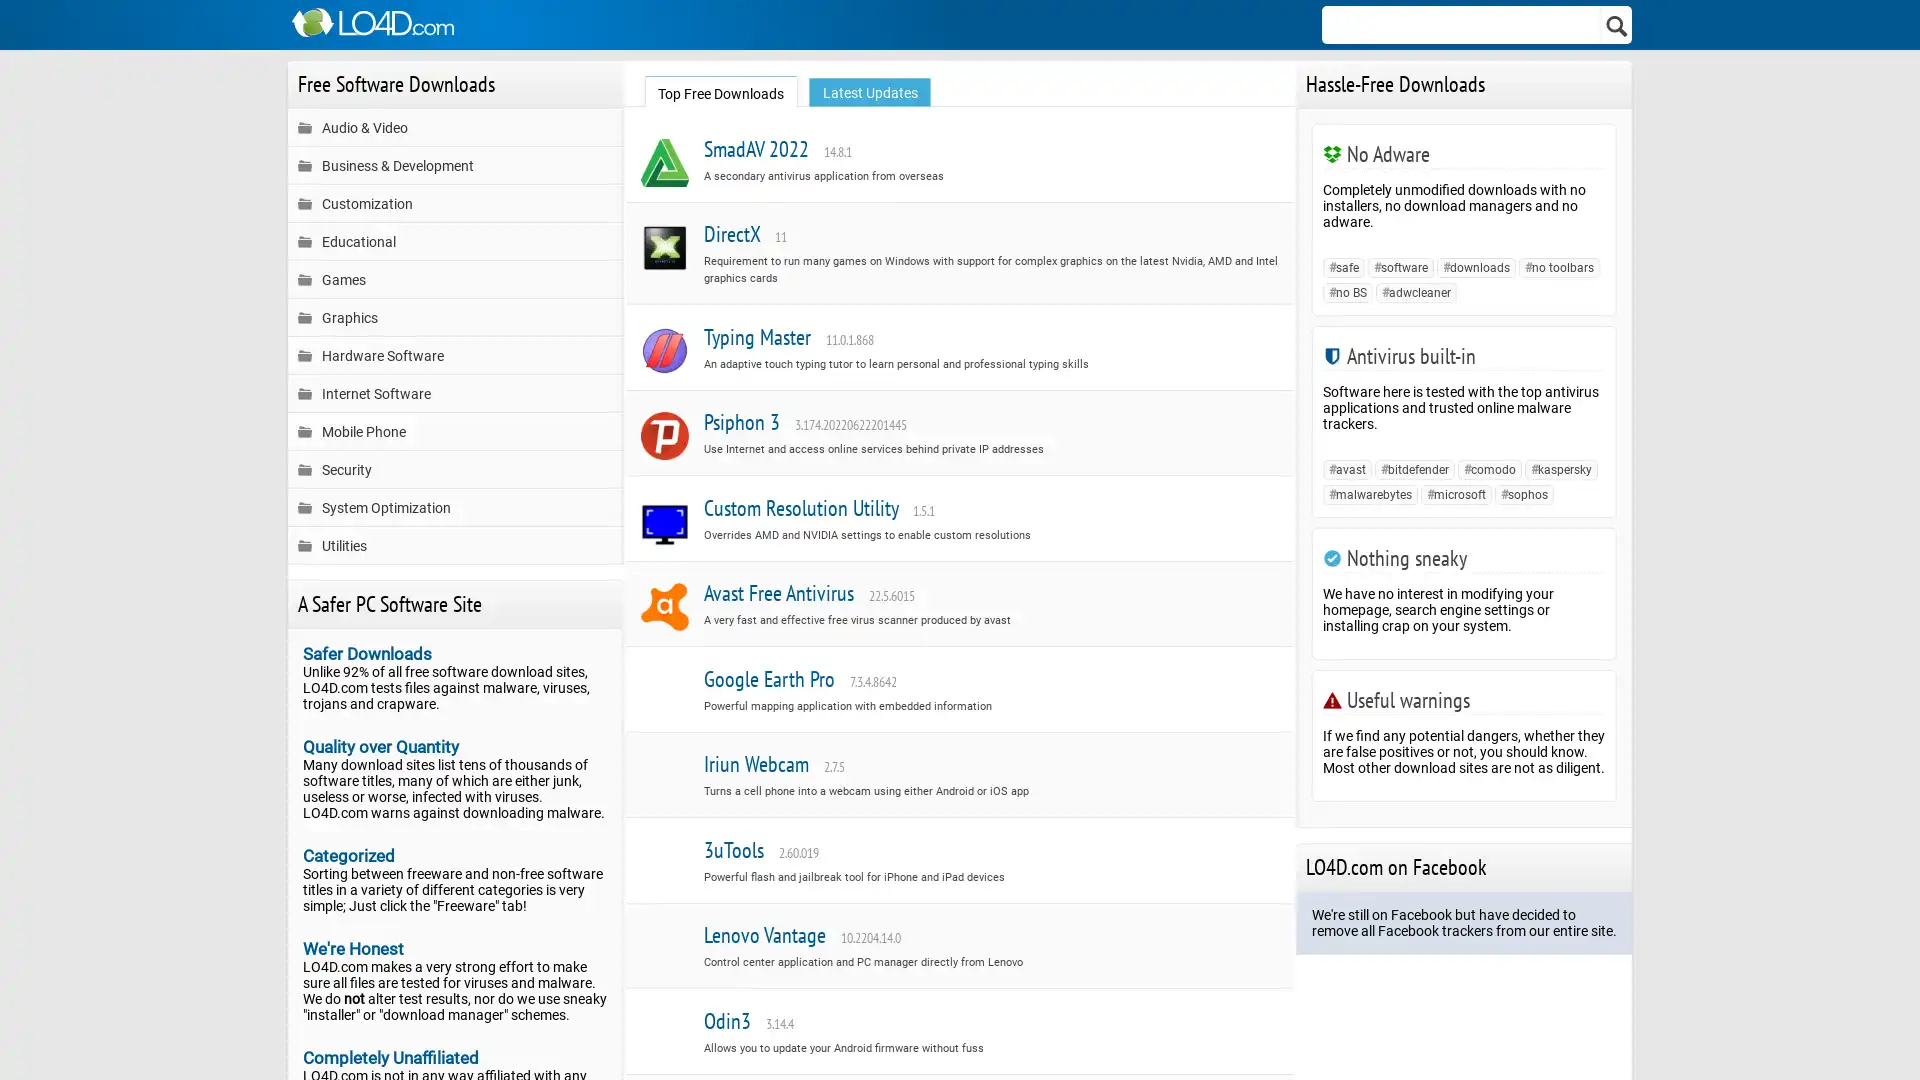  What do you see at coordinates (1617, 24) in the screenshot?
I see `Search` at bounding box center [1617, 24].